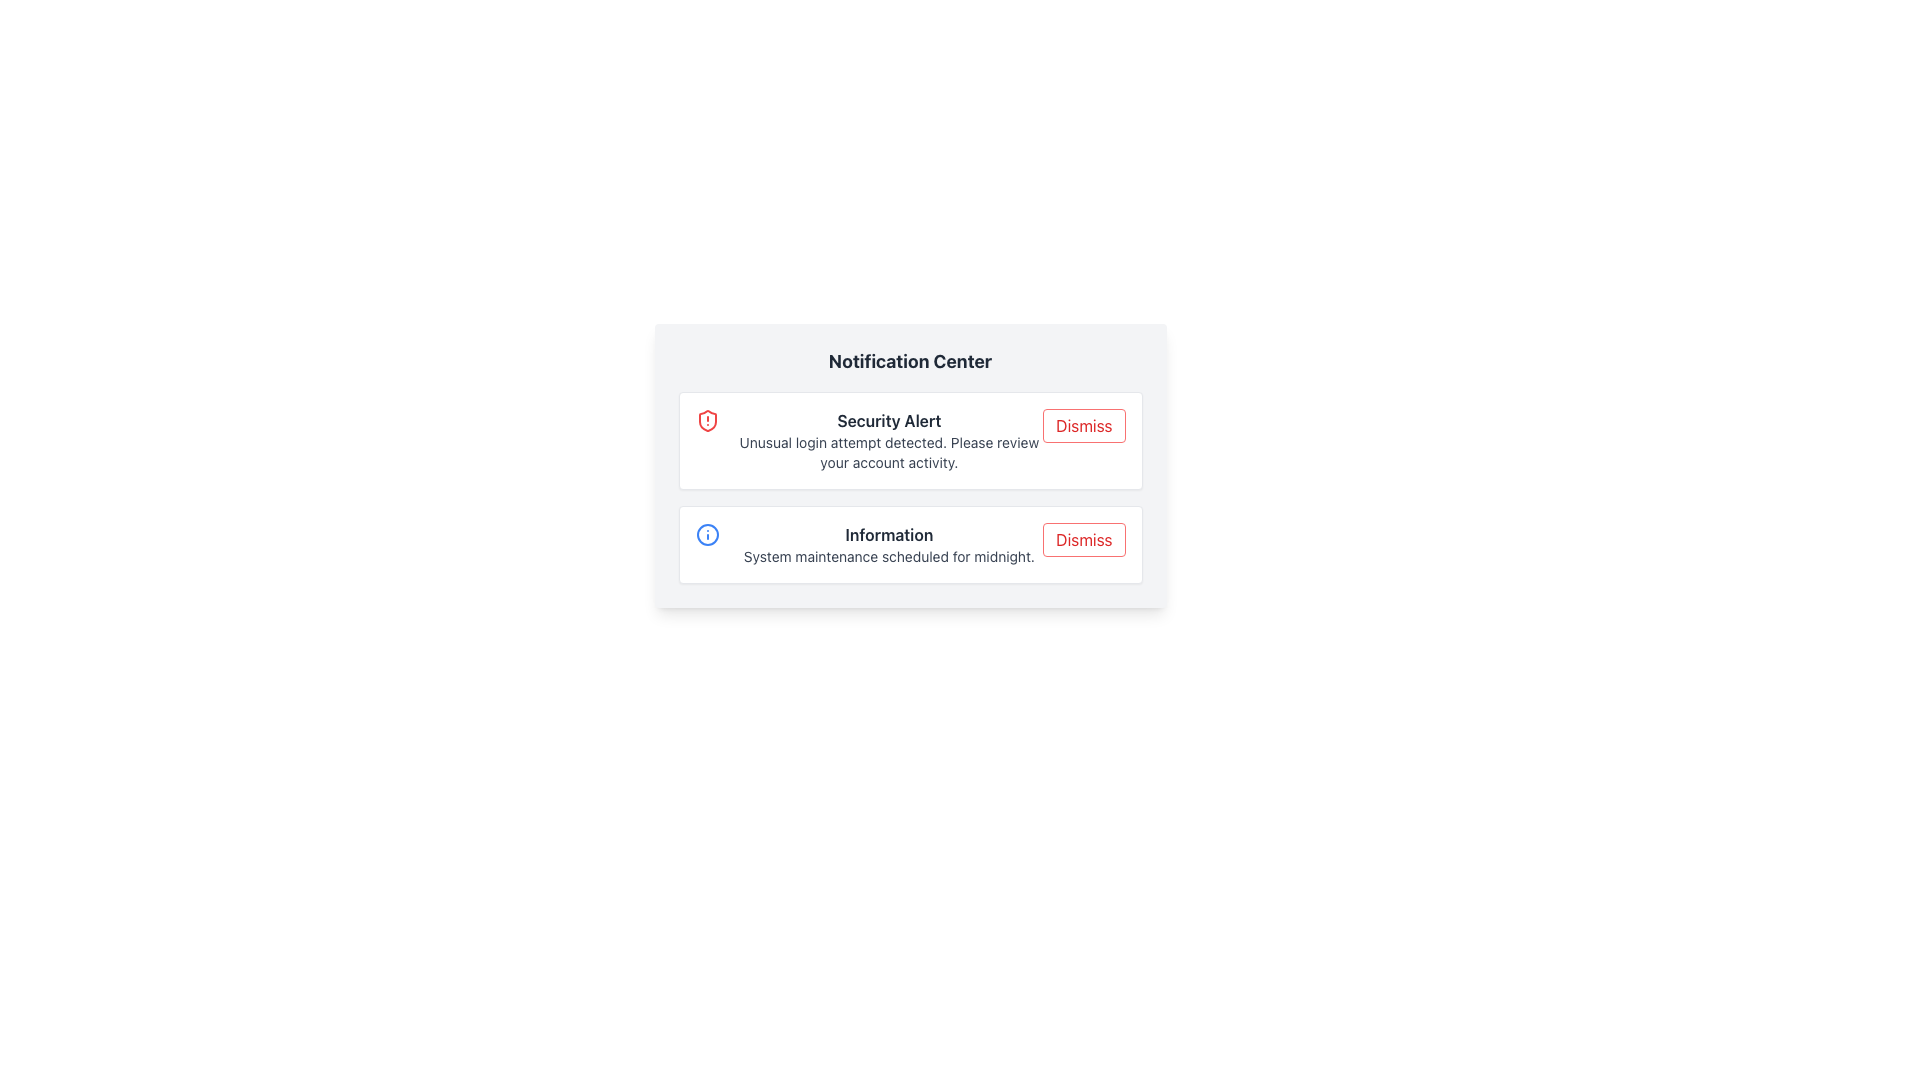 The image size is (1920, 1080). I want to click on the Notification Card that informs about a security alert for an unusual login attempt, located at the top of the Notification Center, so click(909, 439).